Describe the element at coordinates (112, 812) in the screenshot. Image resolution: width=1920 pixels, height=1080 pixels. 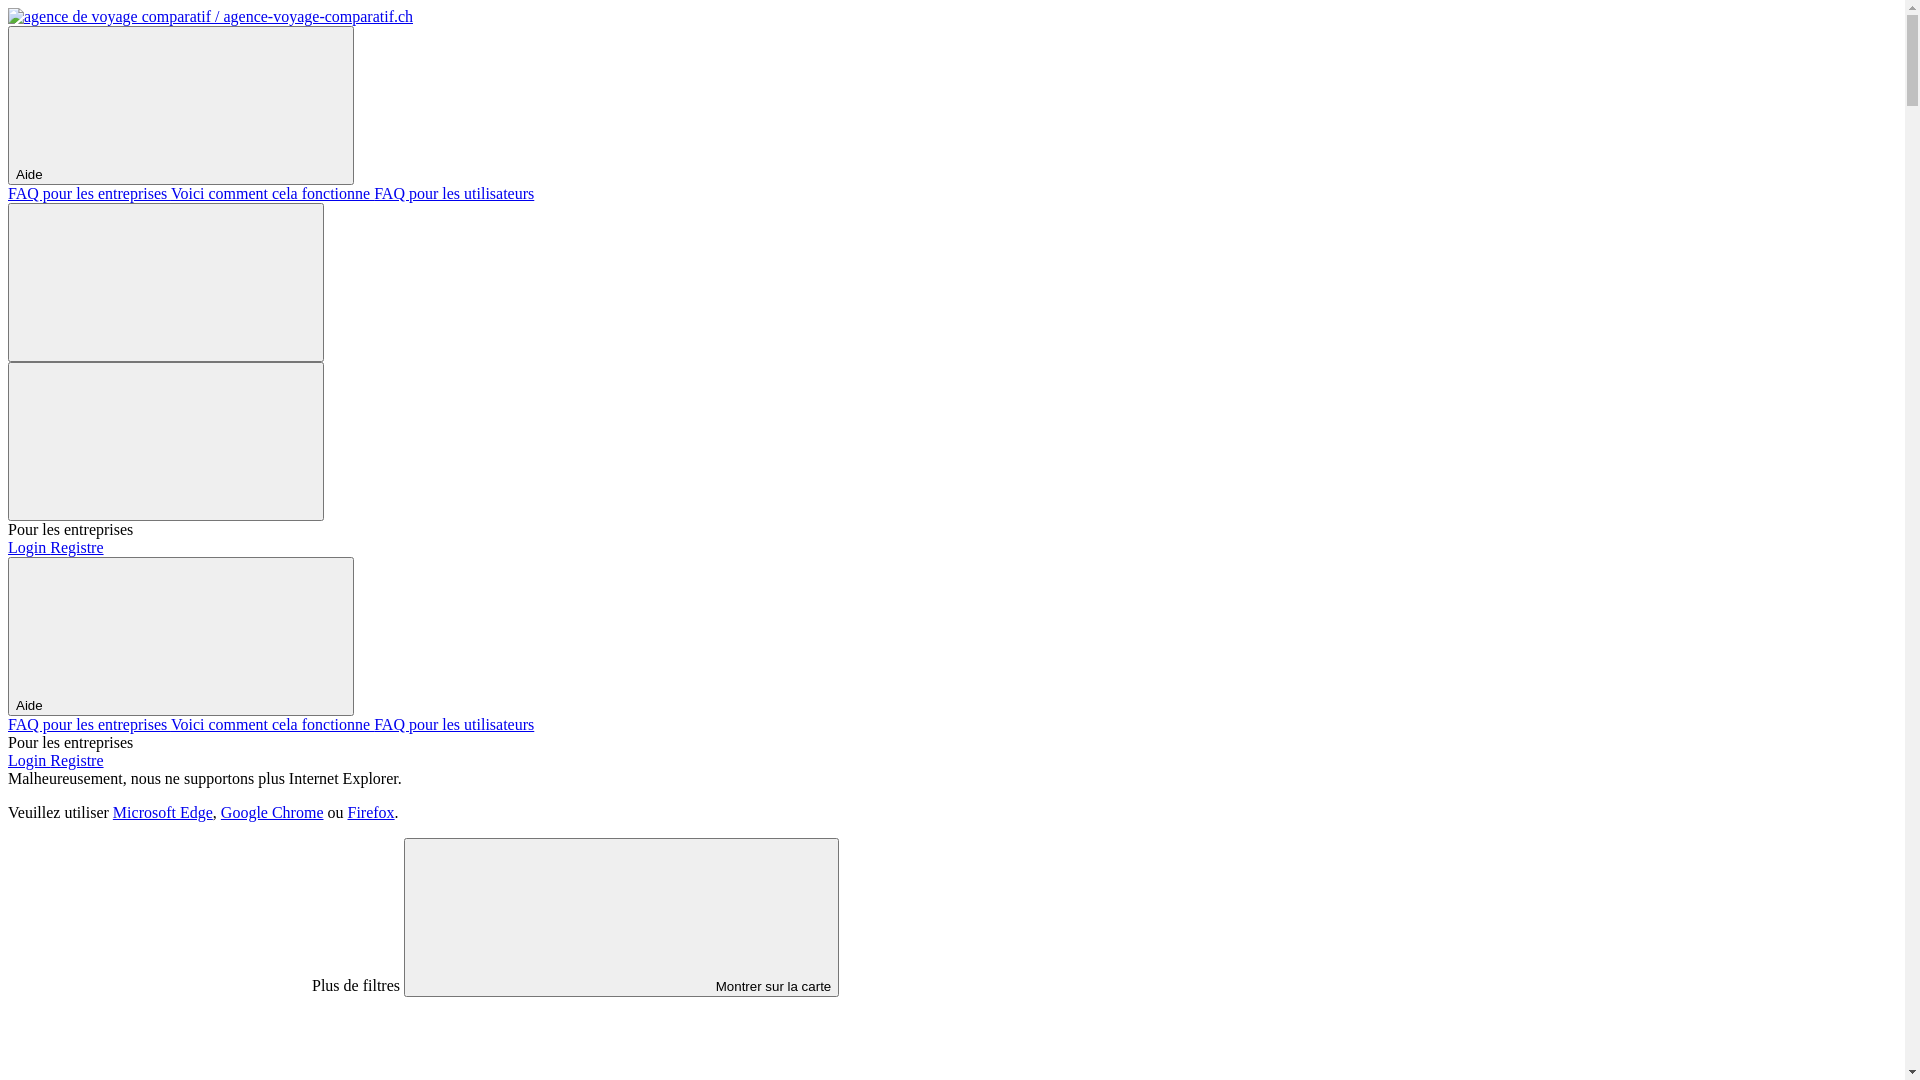
I see `'Microsoft Edge'` at that location.